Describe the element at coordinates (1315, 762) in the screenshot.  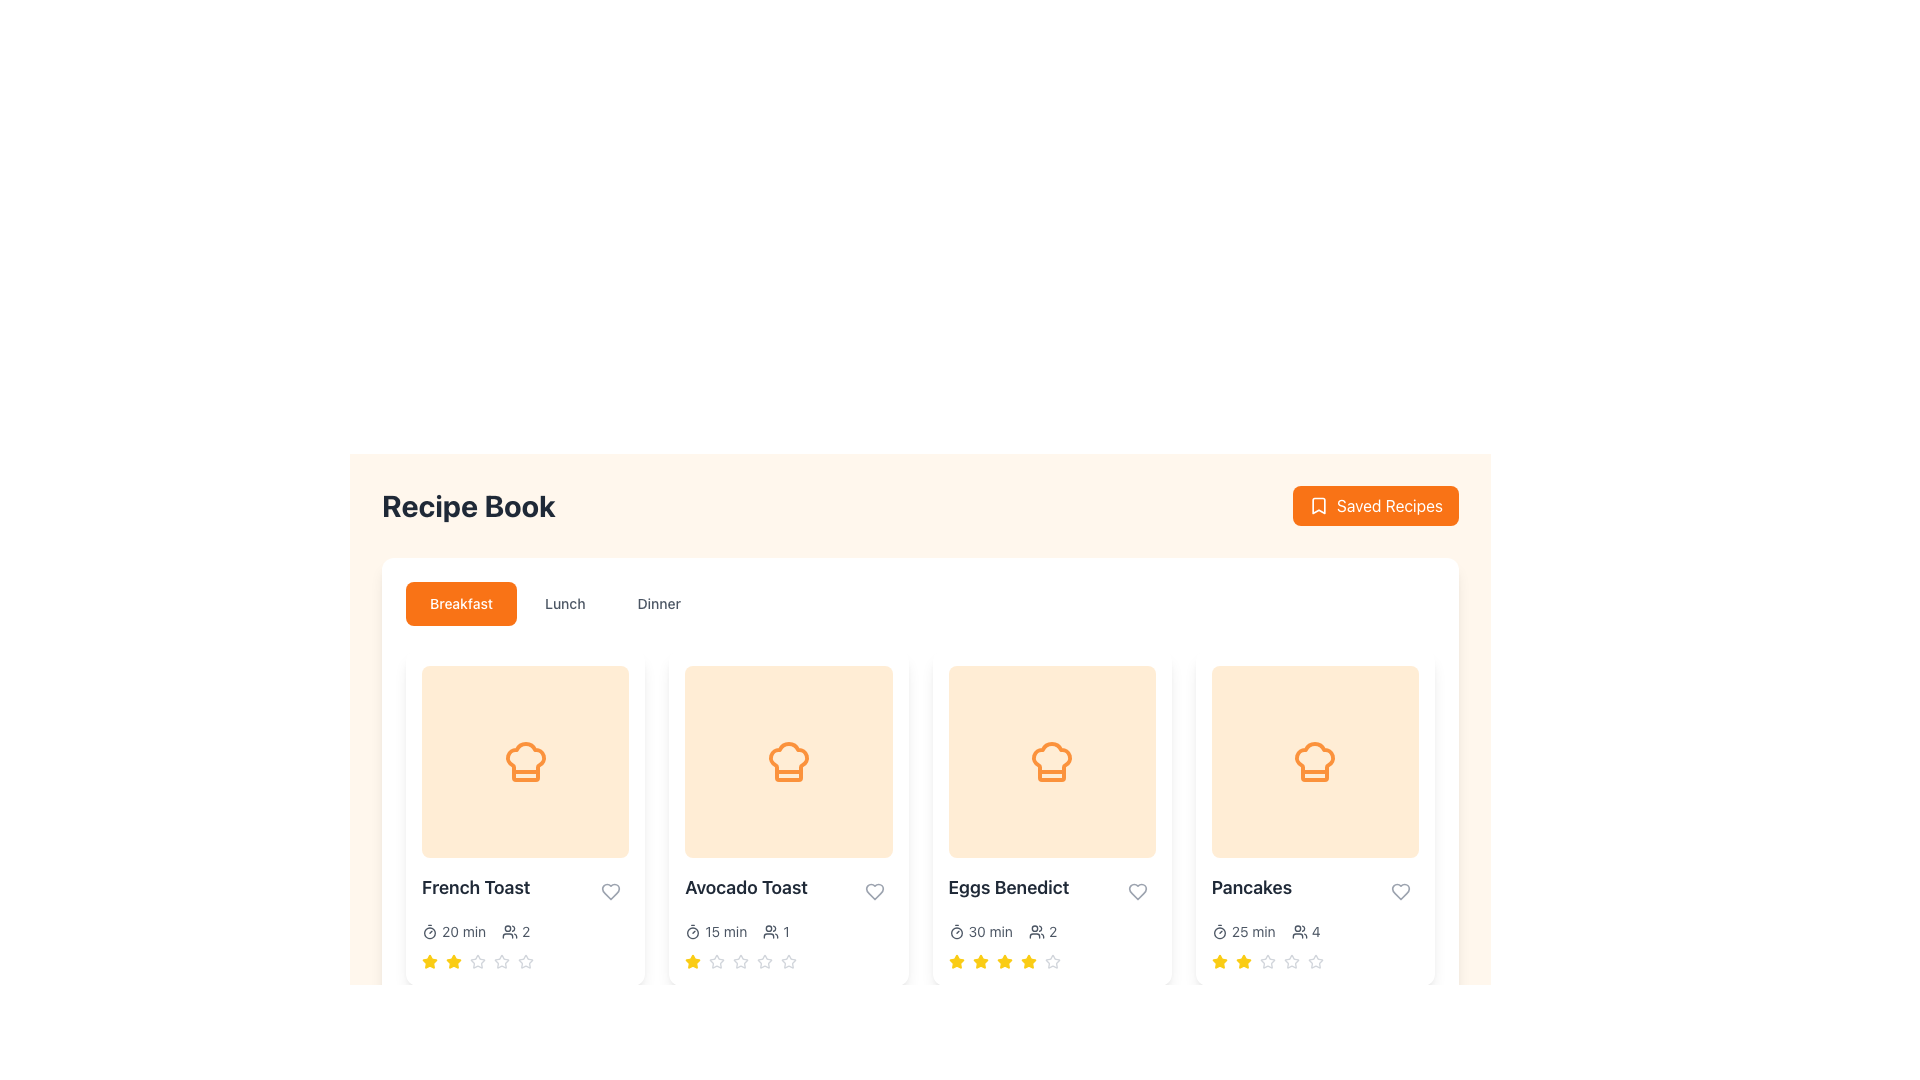
I see `the culinary icon representing the 'Pancakes' recipe, which is centered within its card and adjacent to 'Eggs Benedict'` at that location.